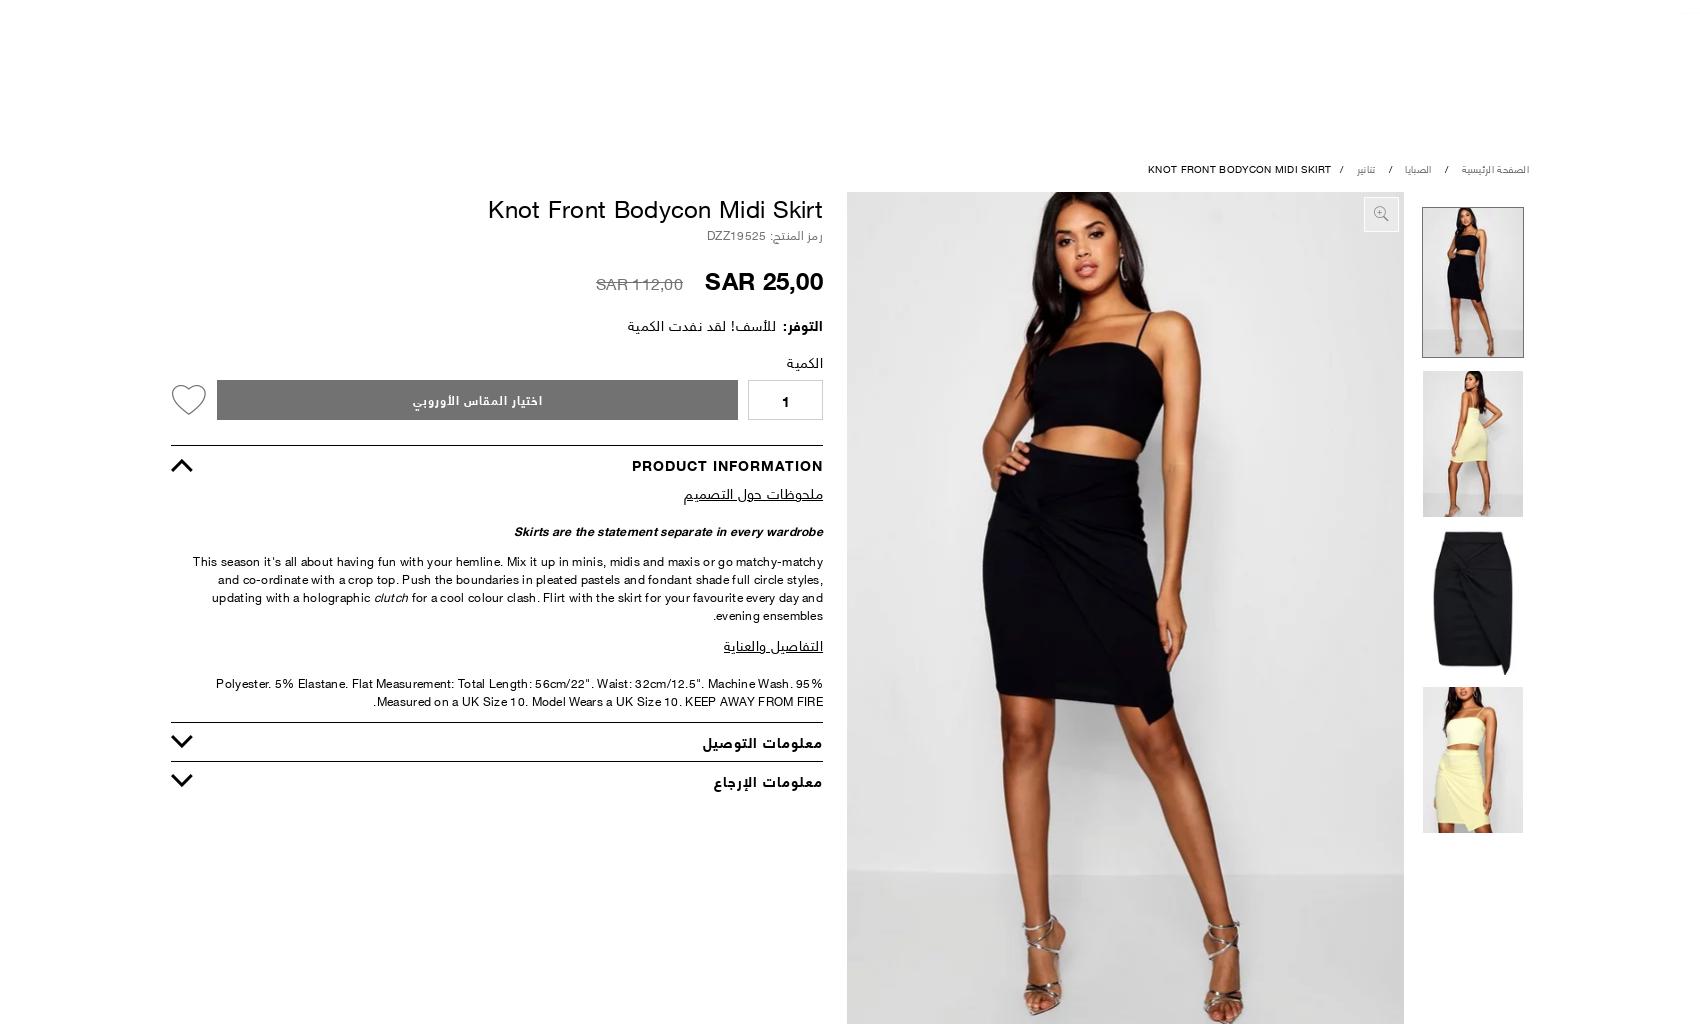 This screenshot has width=1700, height=1024. I want to click on '. Push the boundaries in pleated pastels and fondant shade full circle styles, updating with a holographic', so click(517, 586).